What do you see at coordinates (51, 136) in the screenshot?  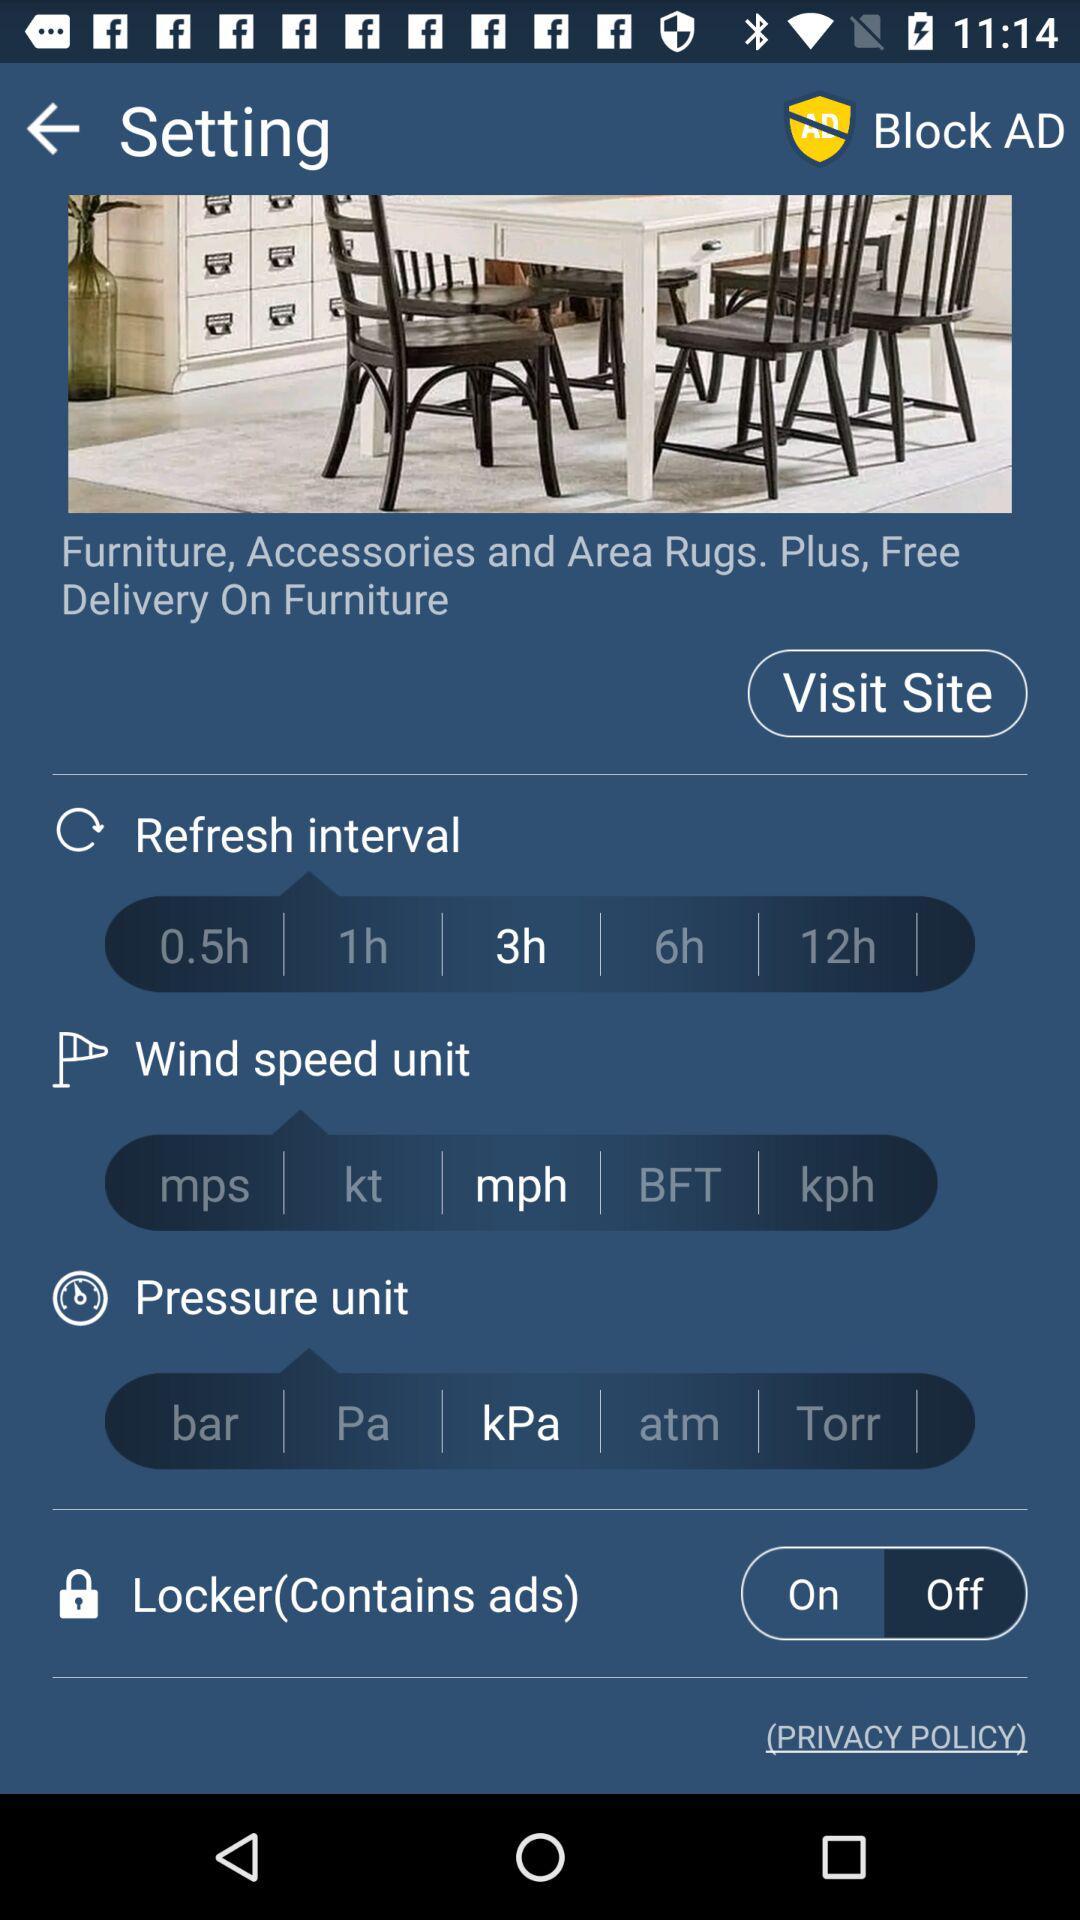 I see `the arrow_backward icon` at bounding box center [51, 136].